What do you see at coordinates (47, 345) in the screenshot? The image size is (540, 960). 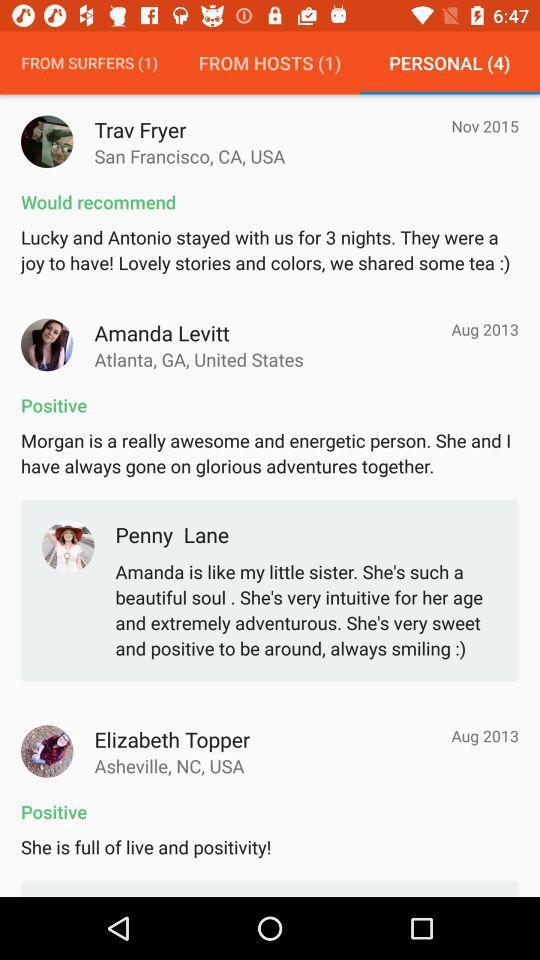 I see `the persons profile` at bounding box center [47, 345].